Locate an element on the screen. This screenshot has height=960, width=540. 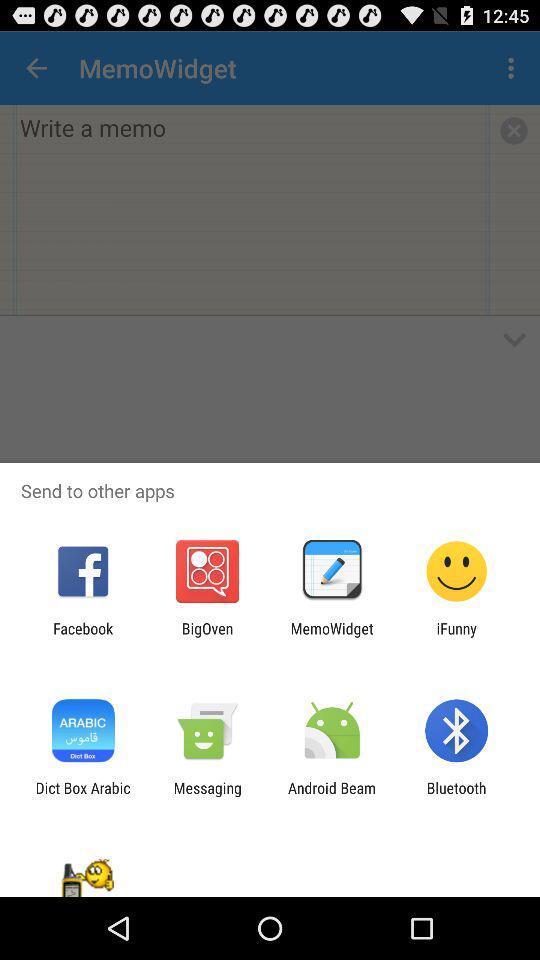
app to the right of messaging is located at coordinates (332, 796).